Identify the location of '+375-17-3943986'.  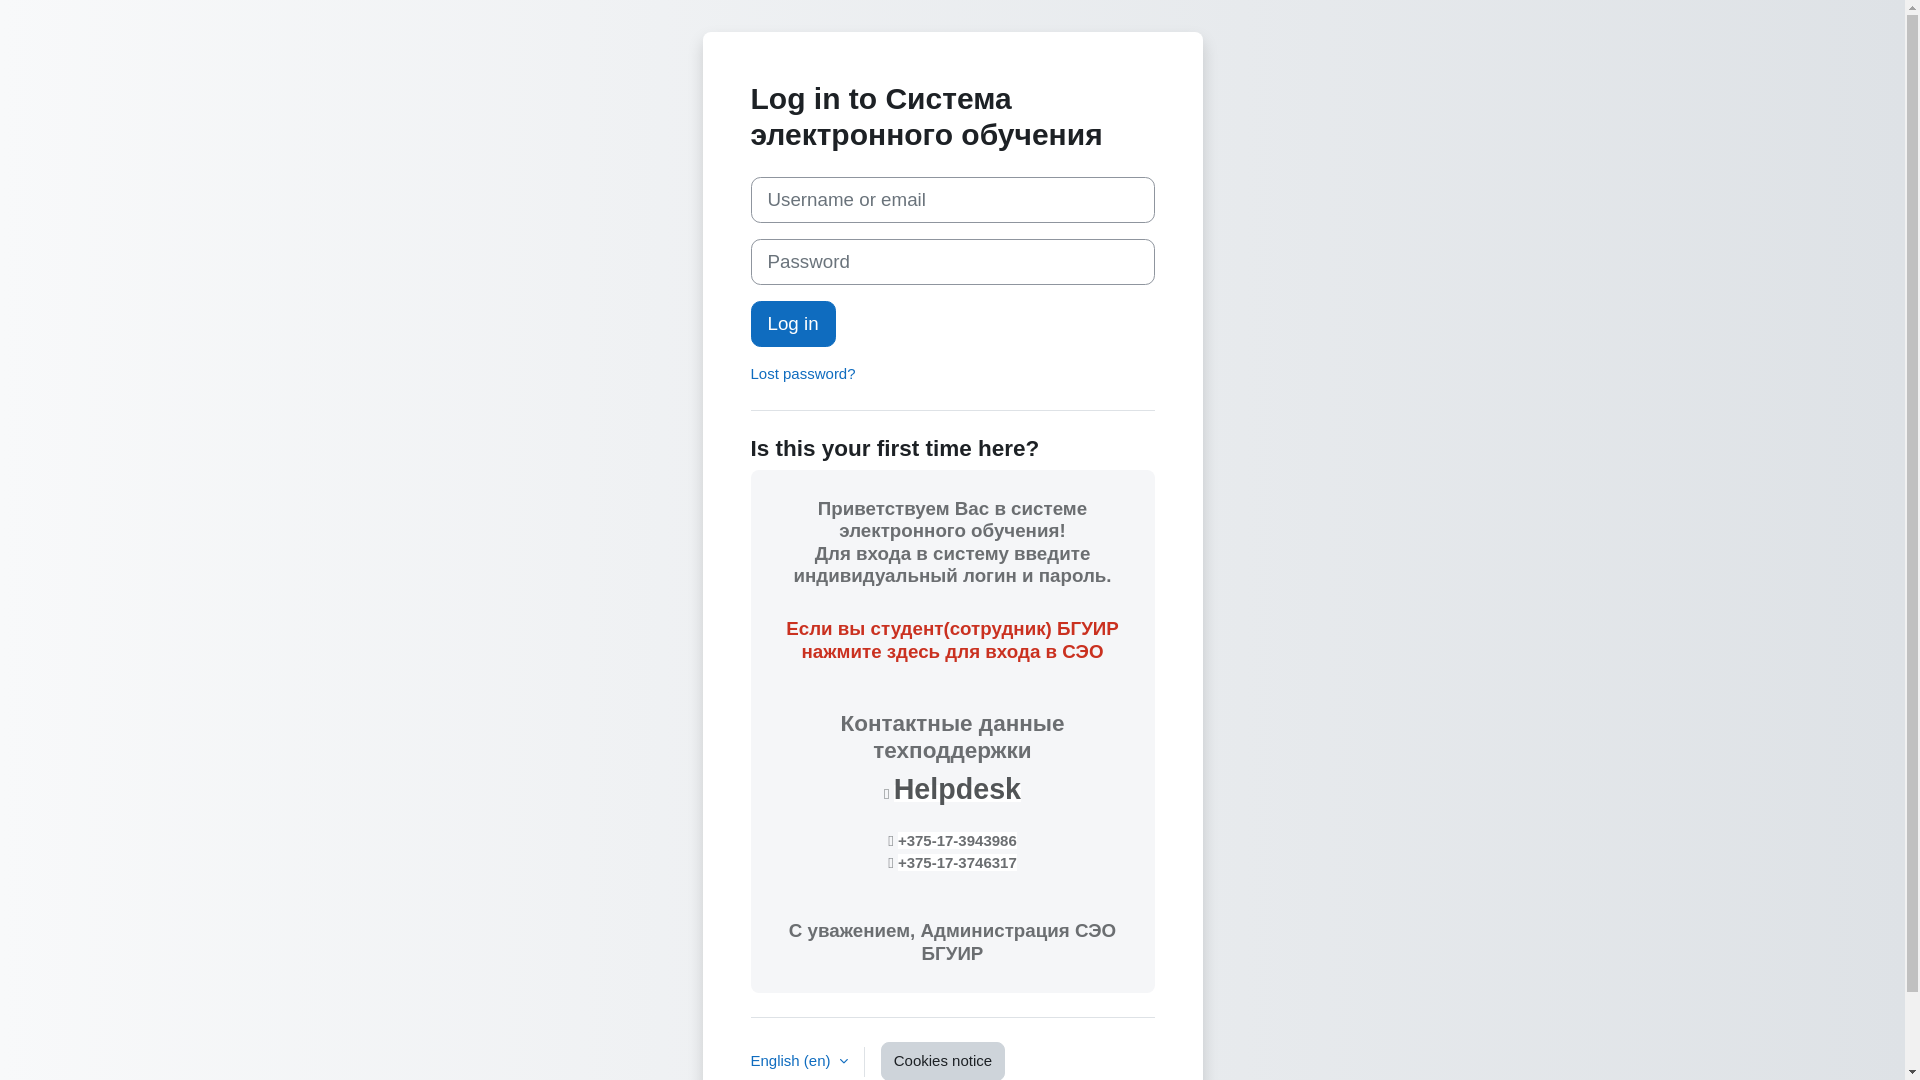
(956, 840).